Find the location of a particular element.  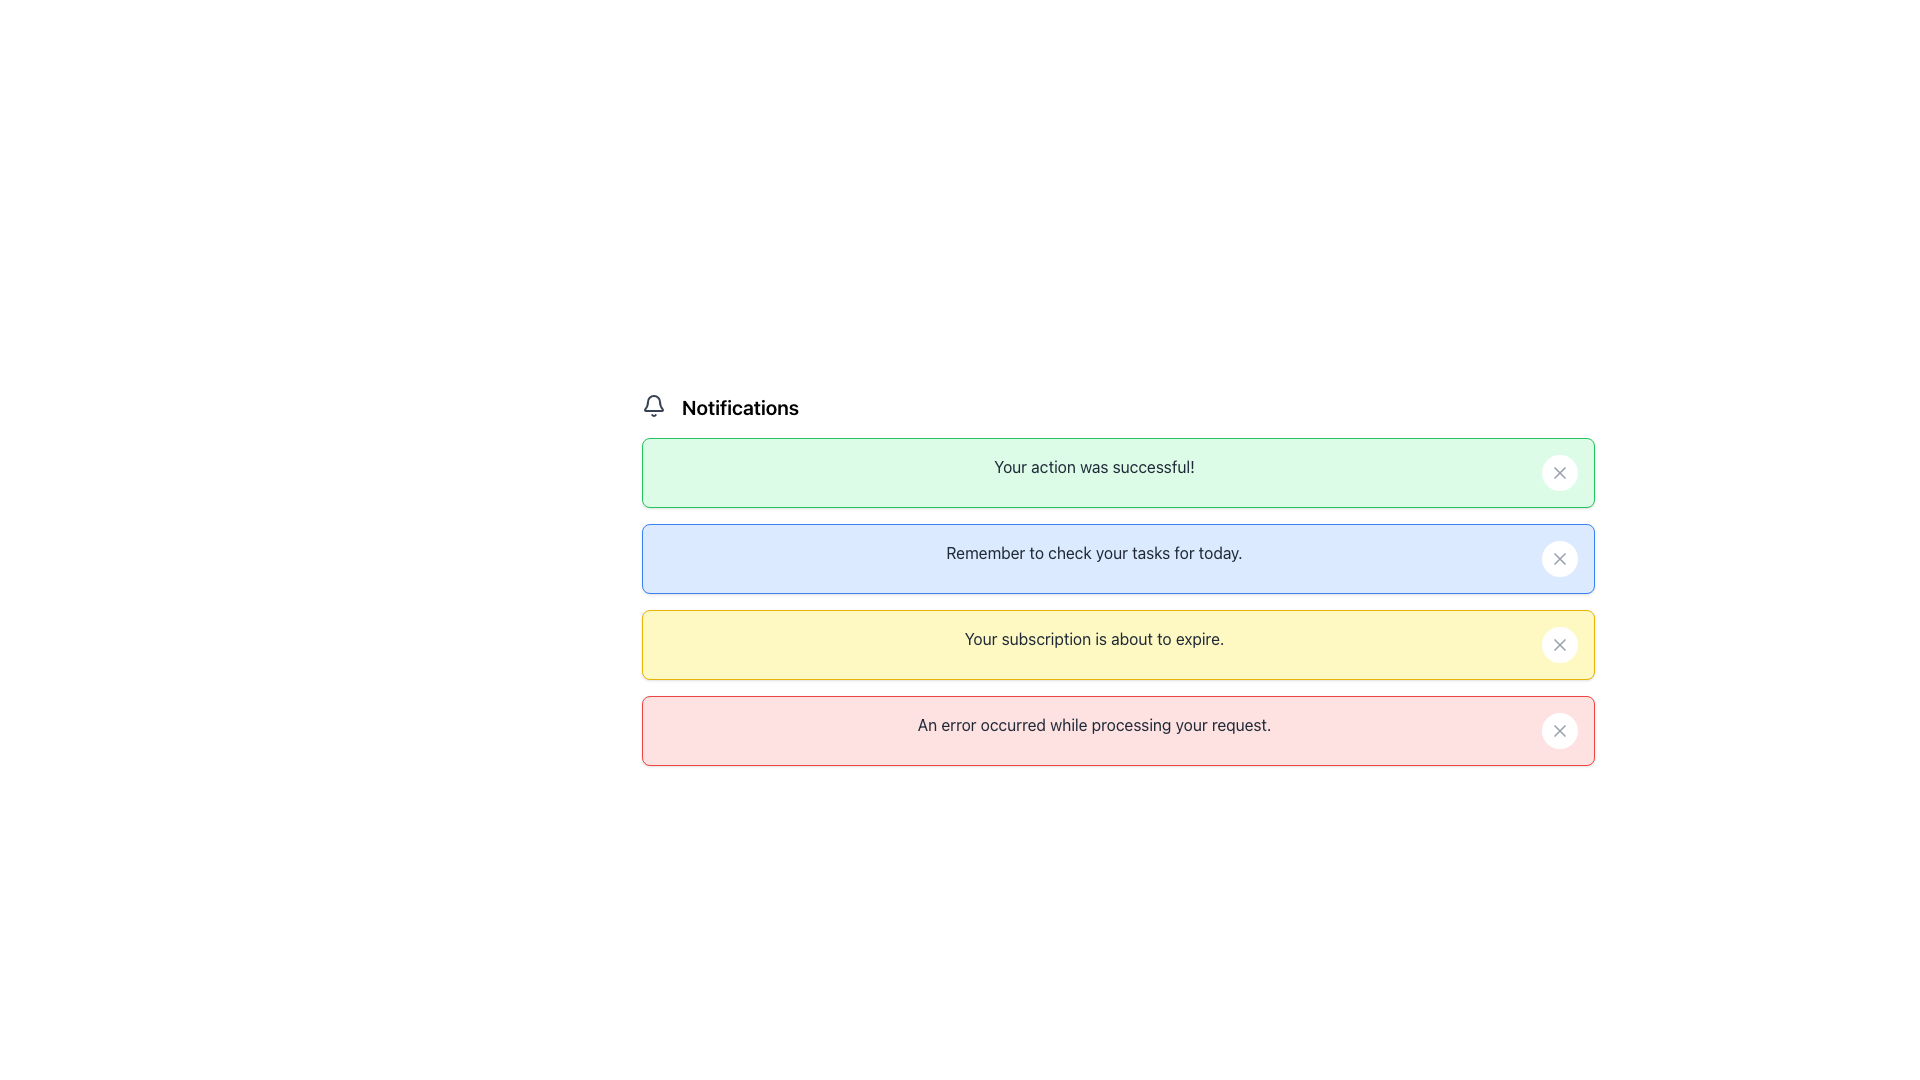

the top right to bottom left diagonal line of the close icon within the green notification box labeled 'Your action was successful!' is located at coordinates (1559, 473).